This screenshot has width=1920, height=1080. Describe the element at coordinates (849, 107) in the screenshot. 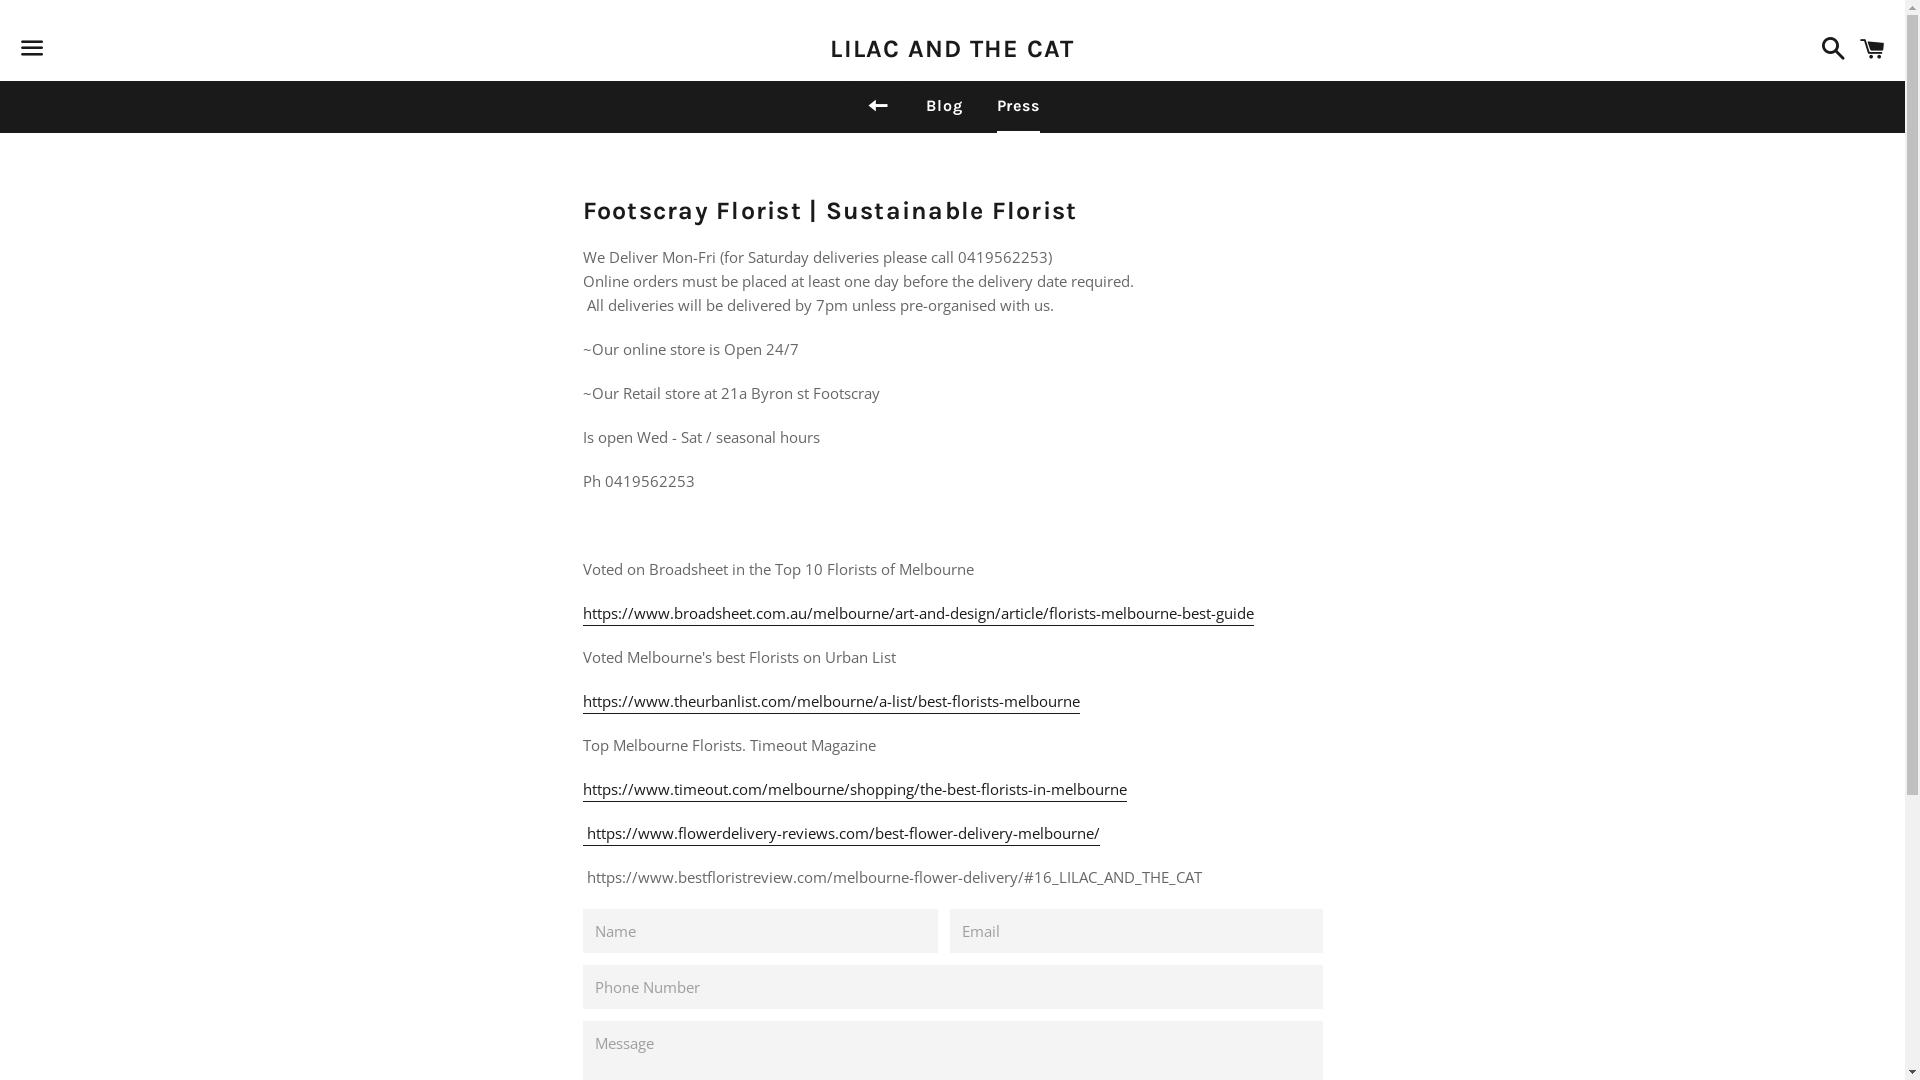

I see `'Back to site navigation'` at that location.